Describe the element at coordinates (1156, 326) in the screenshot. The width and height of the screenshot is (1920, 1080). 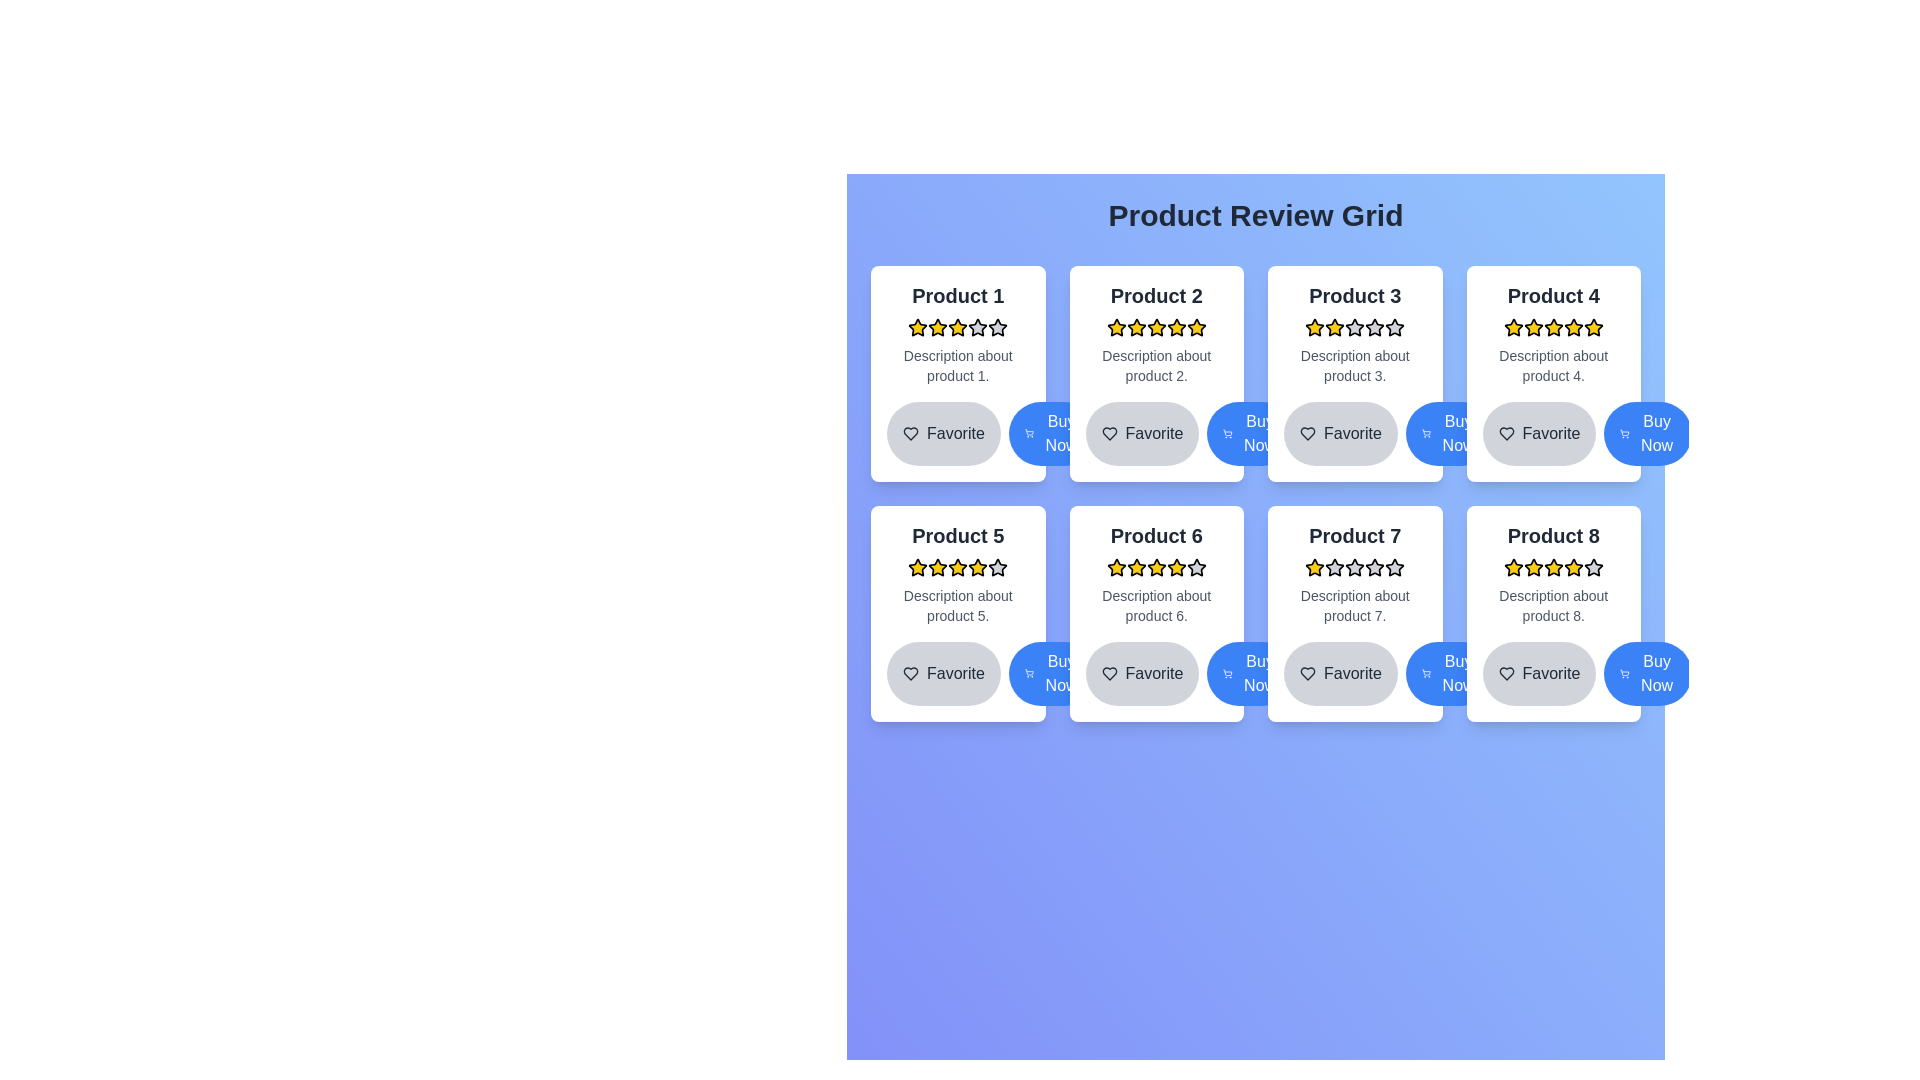
I see `the star icon in the graphical rating component for 'Product 2' to interact with it` at that location.